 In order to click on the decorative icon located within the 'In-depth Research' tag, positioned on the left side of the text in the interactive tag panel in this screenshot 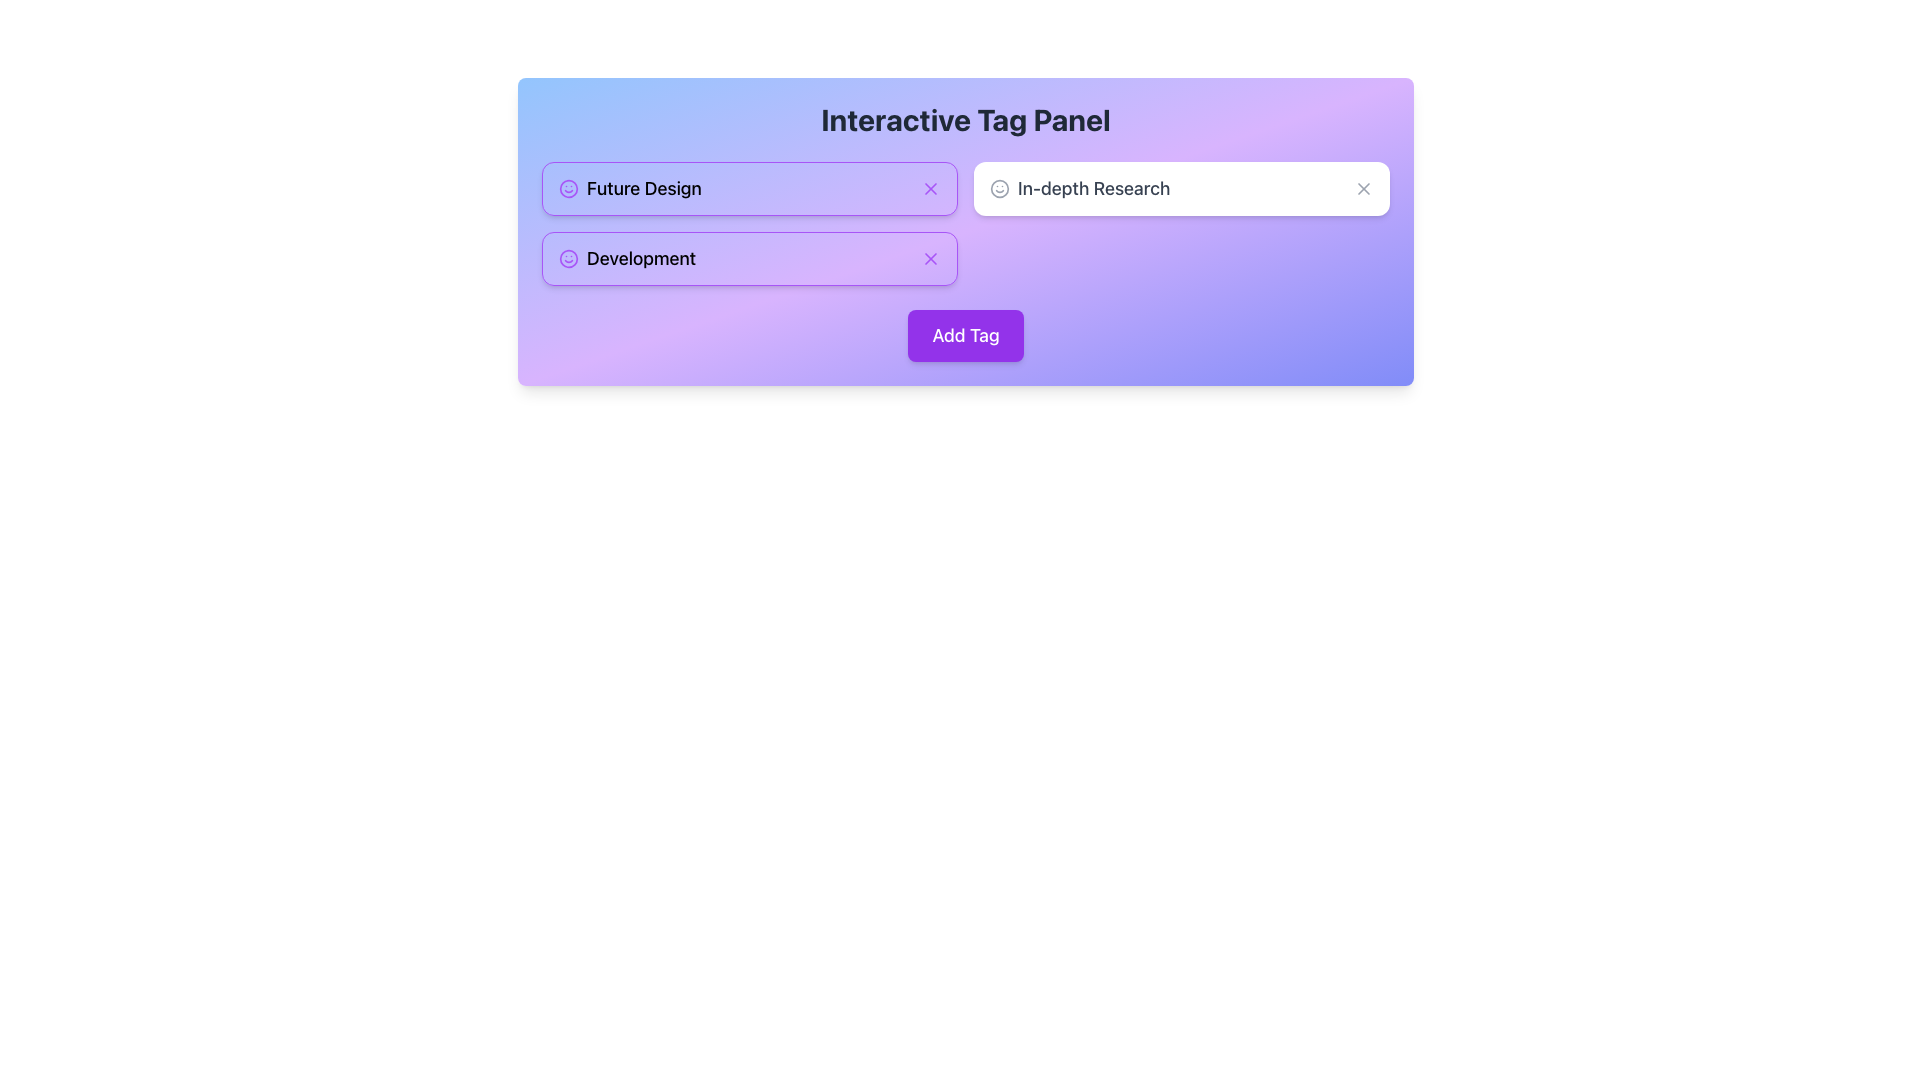, I will do `click(999, 189)`.